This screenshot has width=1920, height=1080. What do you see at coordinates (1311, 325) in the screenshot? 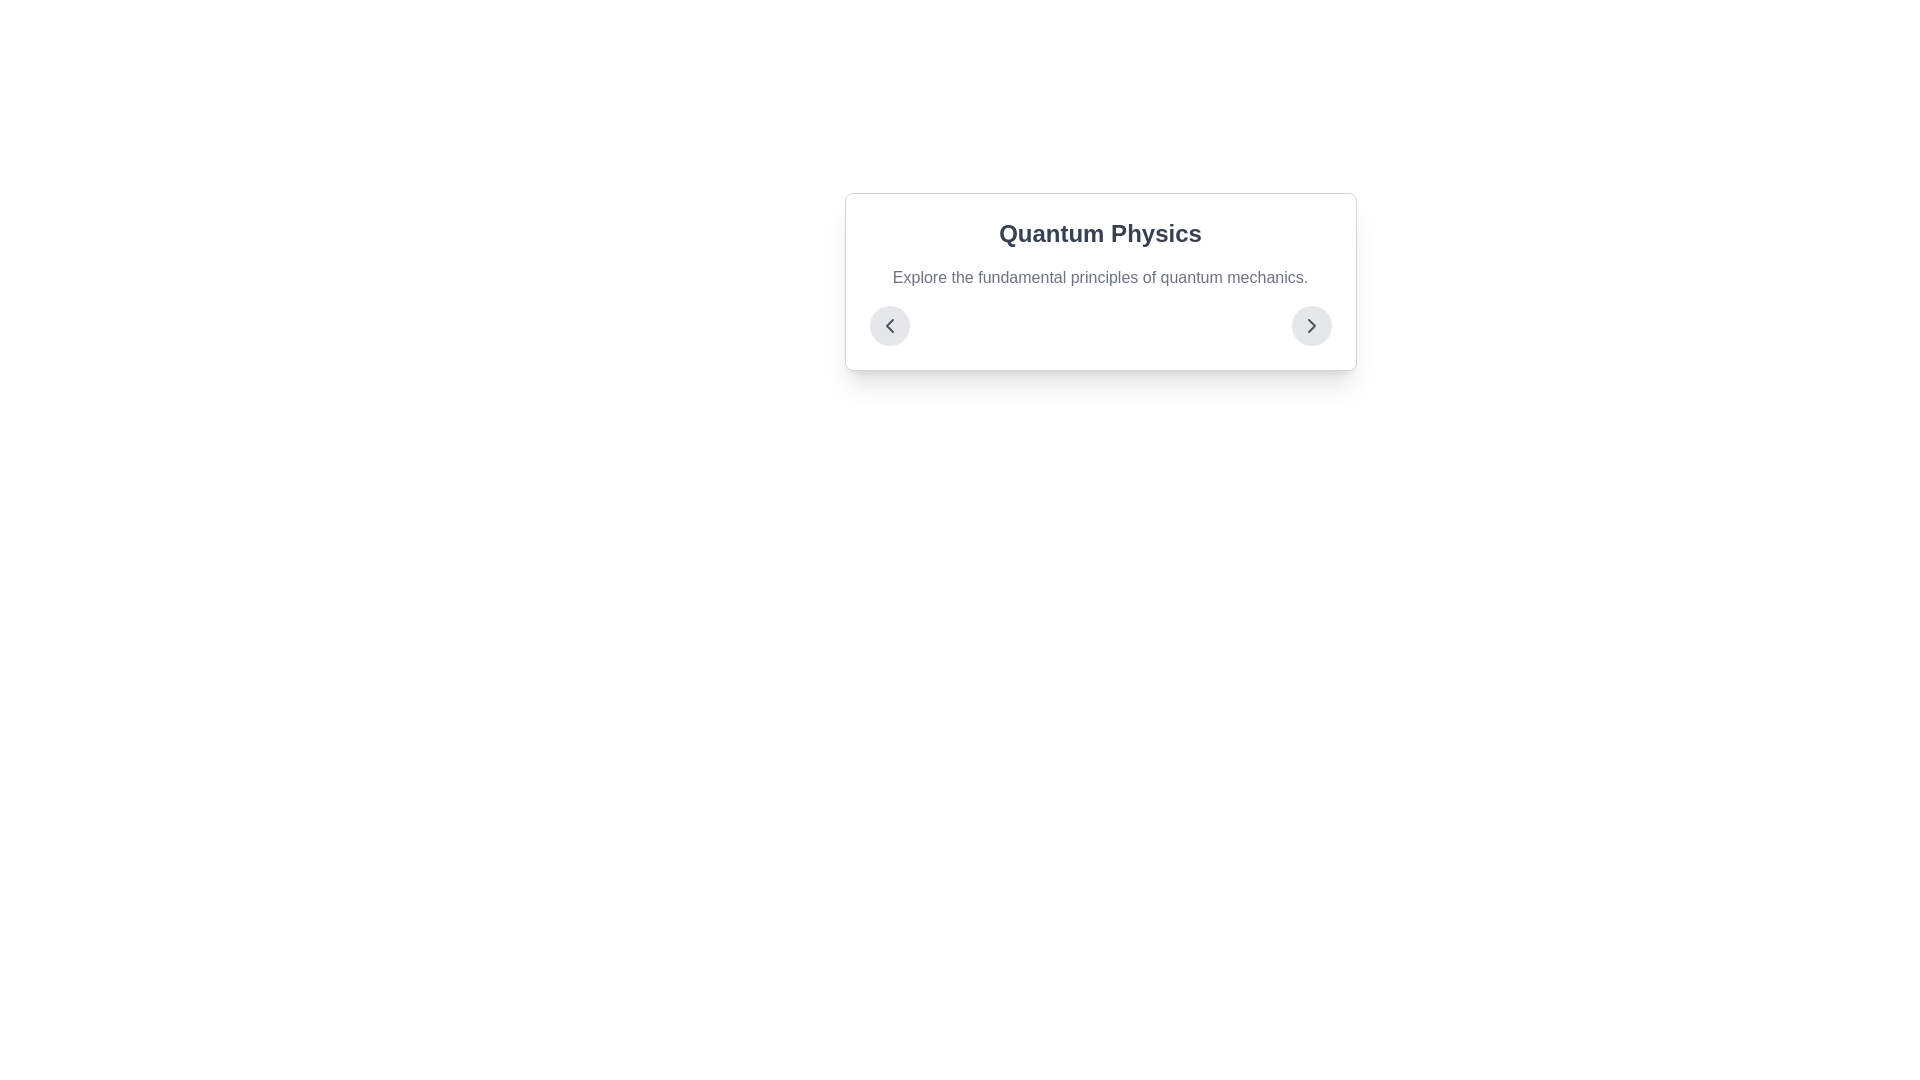
I see `the right-chevron icon within the circular button located on the right side of the interface, indicating forward motion for navigation` at bounding box center [1311, 325].